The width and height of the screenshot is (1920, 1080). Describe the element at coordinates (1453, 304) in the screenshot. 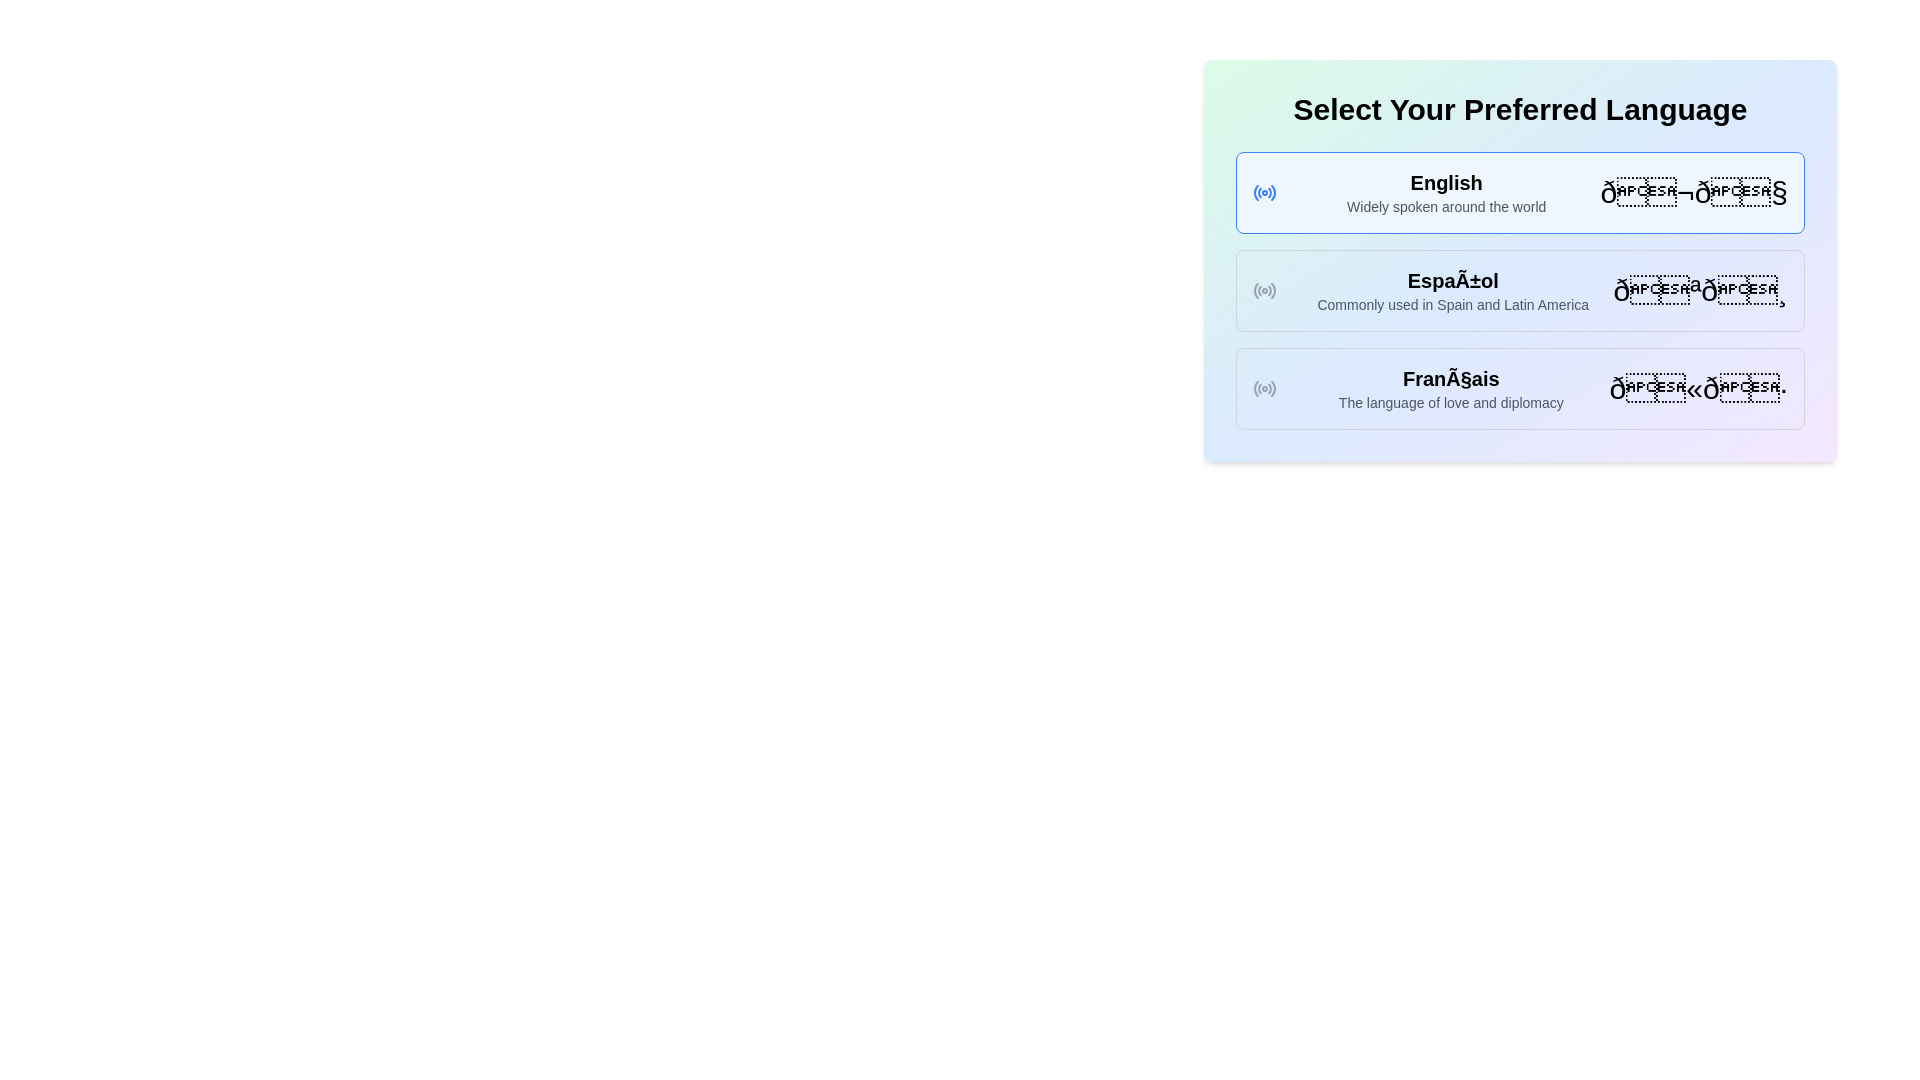

I see `the plain gray text reading 'Commonly used in Spain and Latin America', located directly below the bold text 'Español' in the language selection interface` at that location.